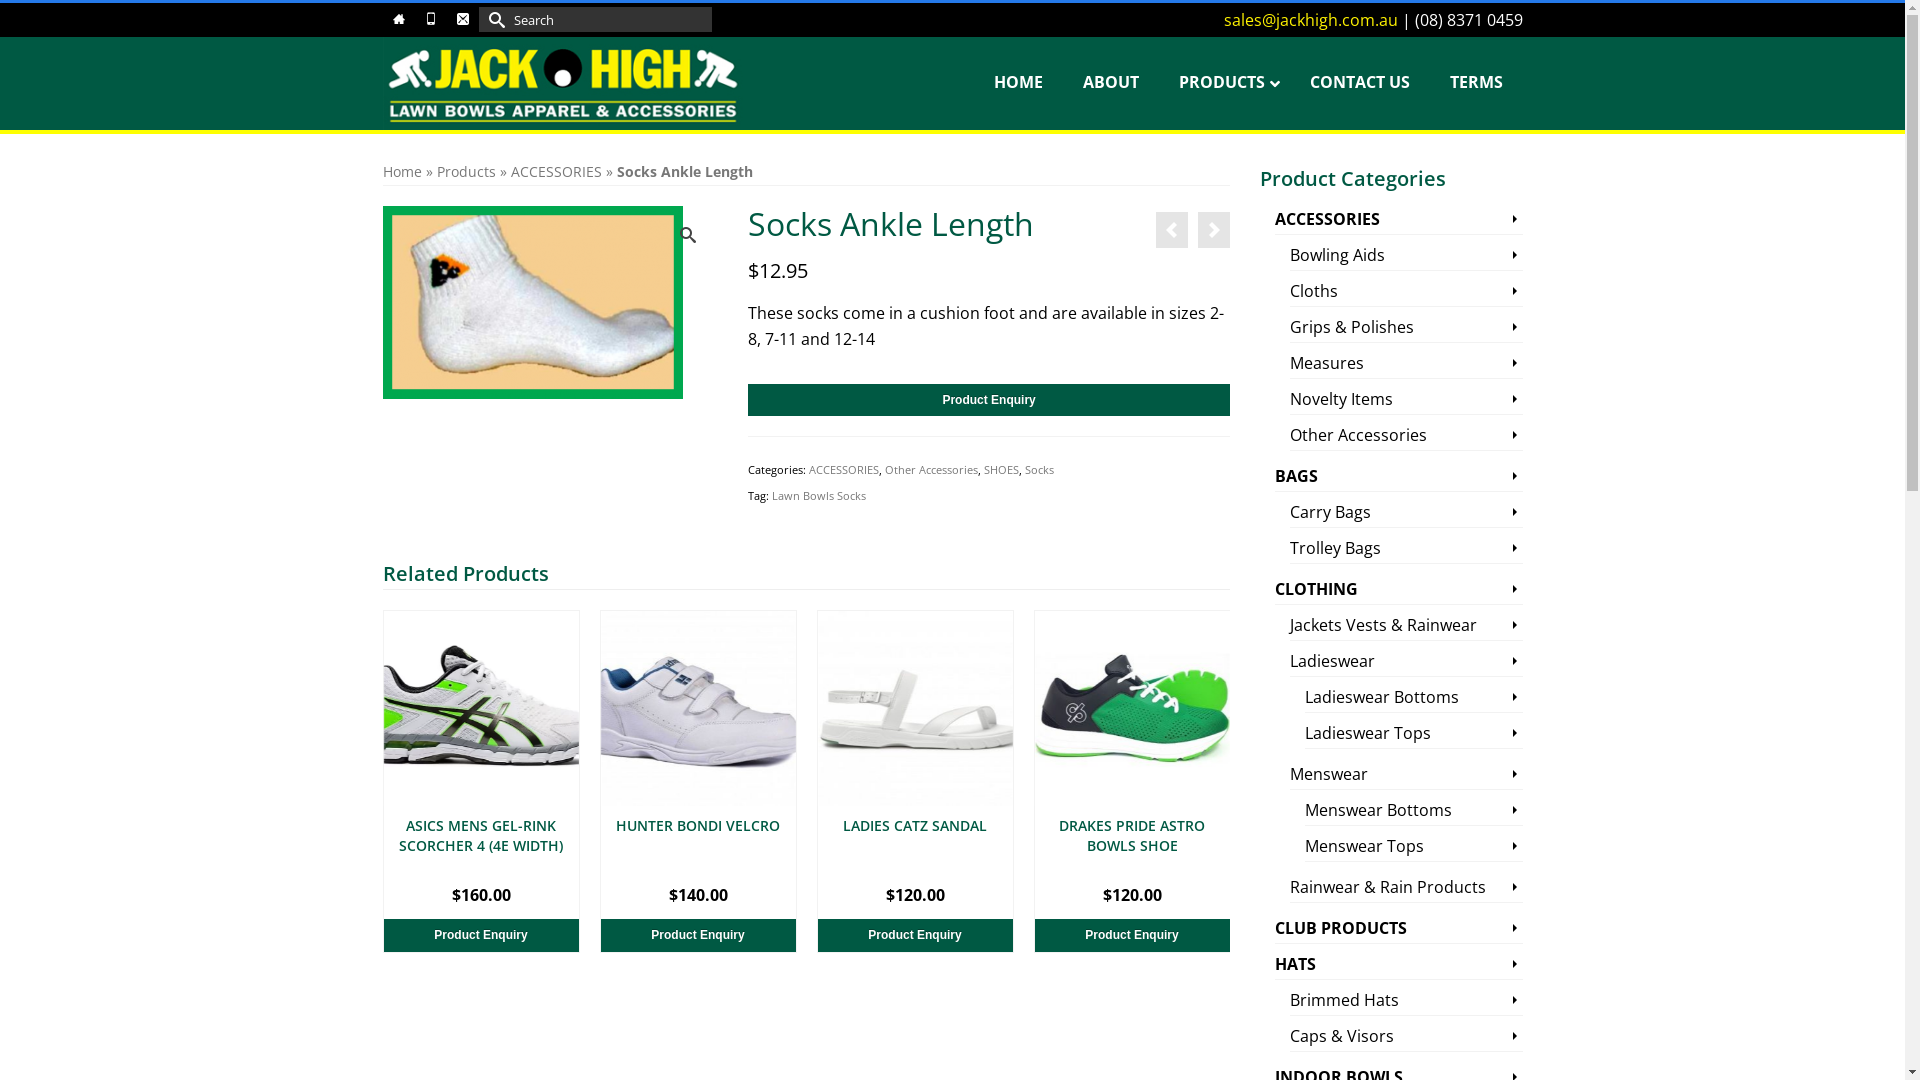 The height and width of the screenshot is (1080, 1920). Describe the element at coordinates (464, 170) in the screenshot. I see `'Products'` at that location.